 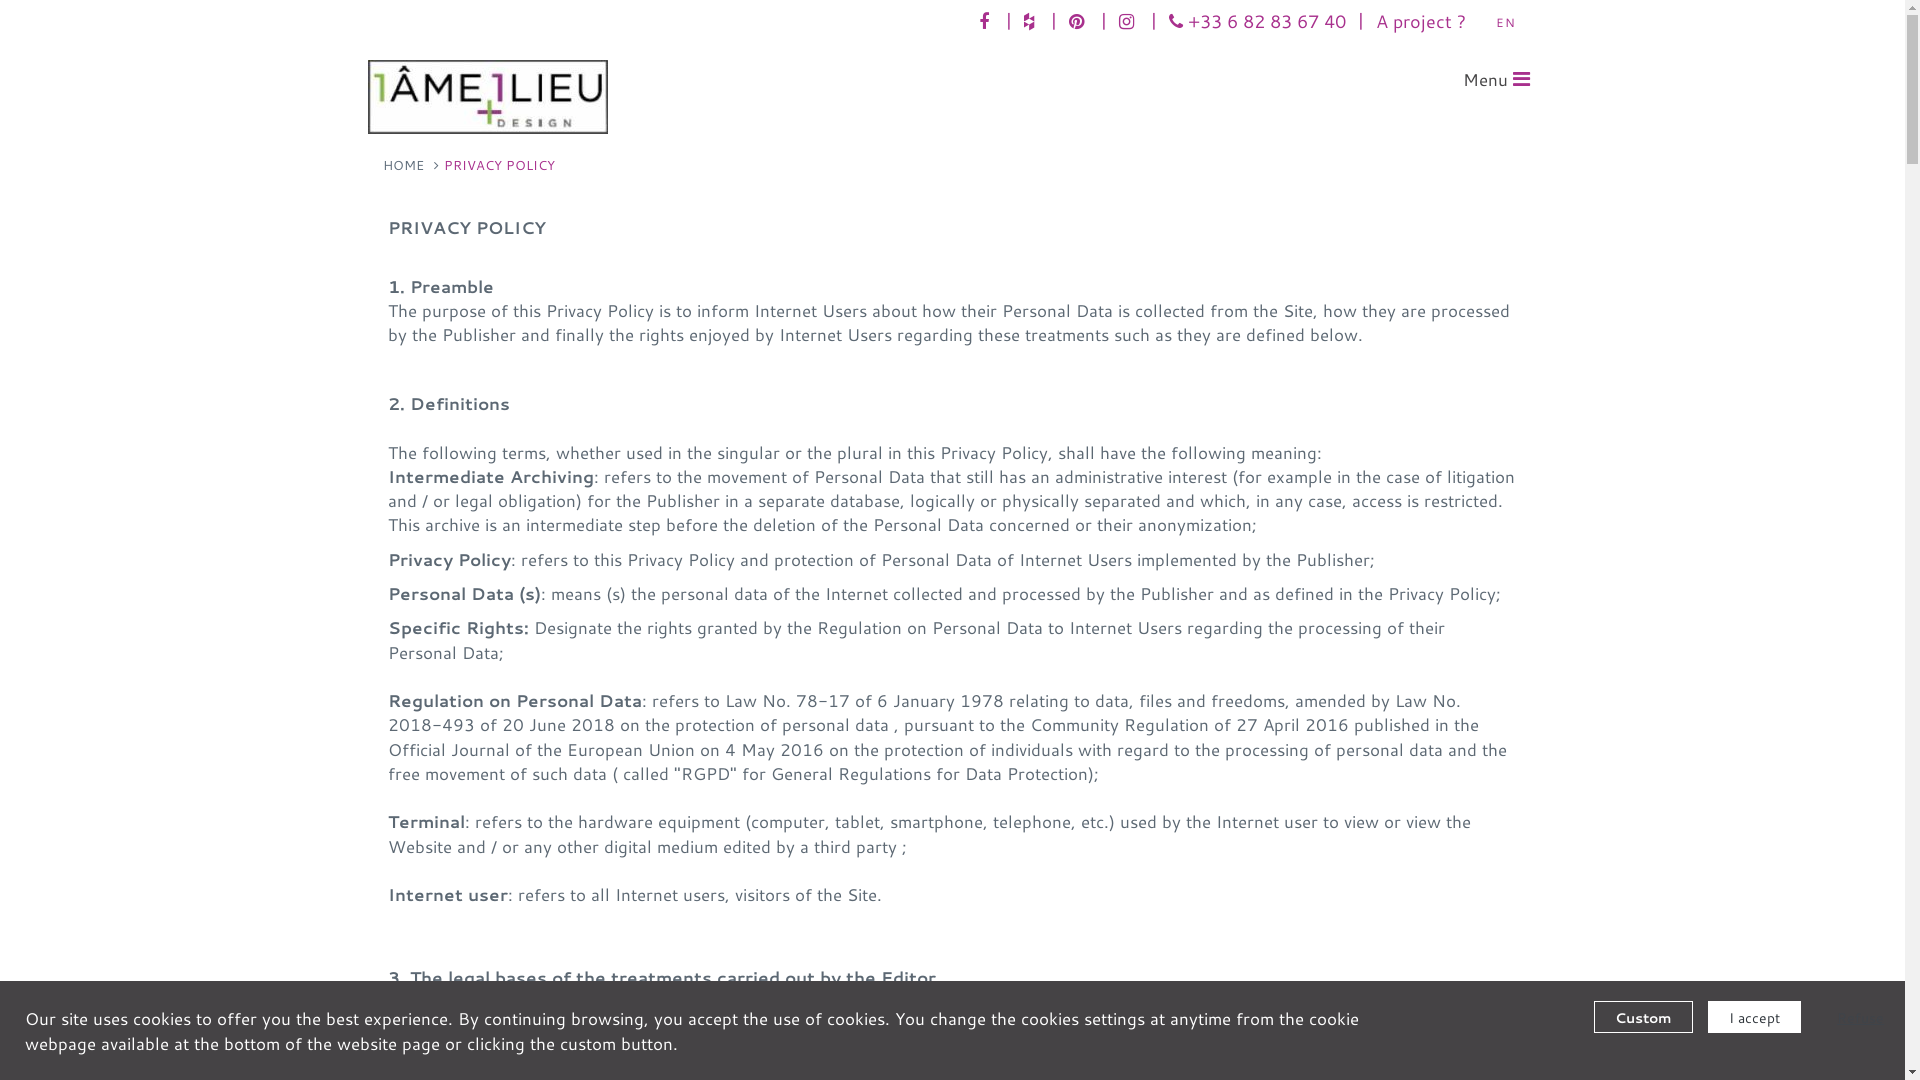 What do you see at coordinates (1488, 22) in the screenshot?
I see `'EN'` at bounding box center [1488, 22].